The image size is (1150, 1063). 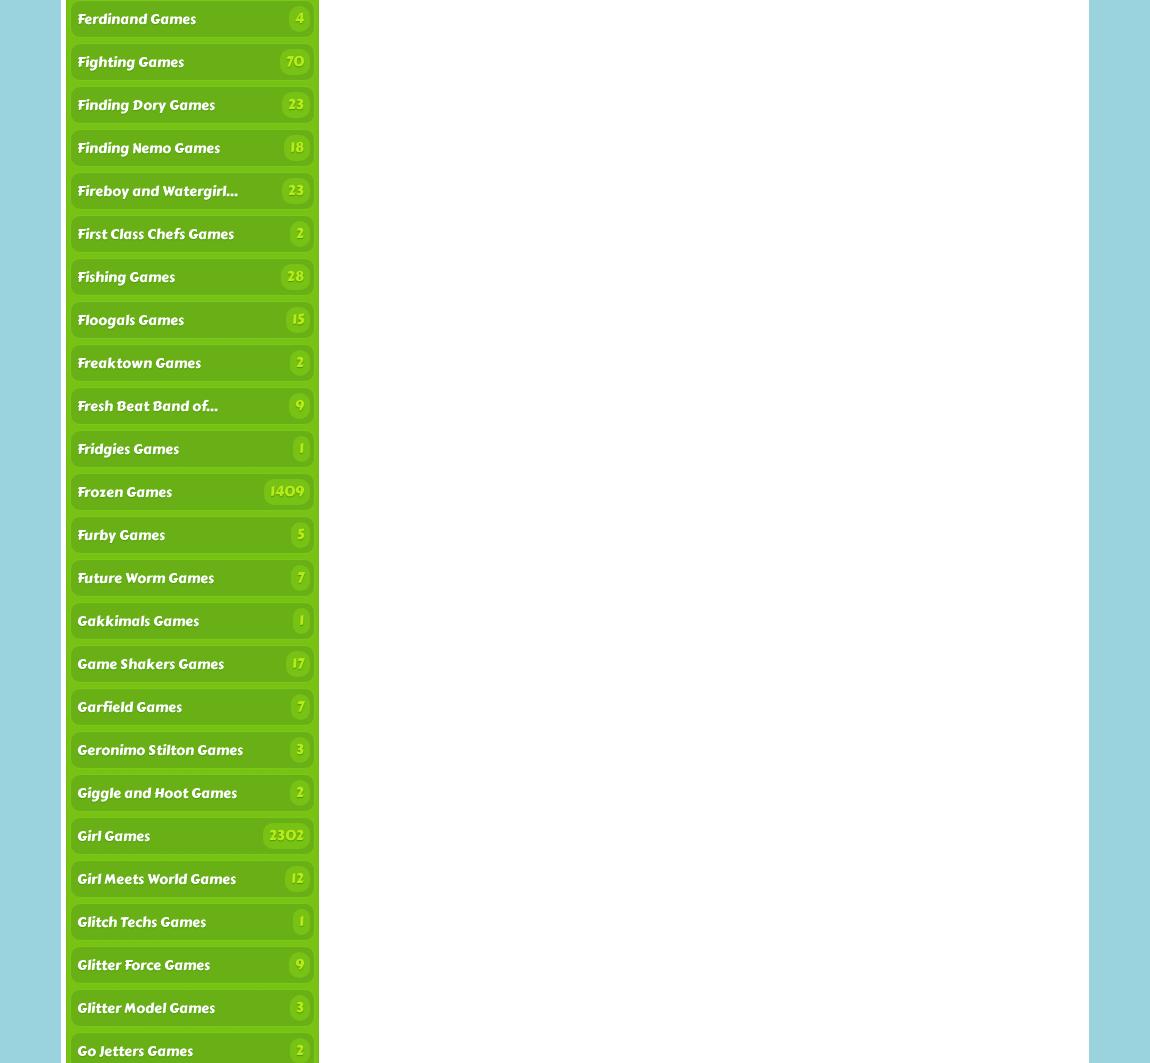 I want to click on 'Fireboy and Watergirl...', so click(x=76, y=191).